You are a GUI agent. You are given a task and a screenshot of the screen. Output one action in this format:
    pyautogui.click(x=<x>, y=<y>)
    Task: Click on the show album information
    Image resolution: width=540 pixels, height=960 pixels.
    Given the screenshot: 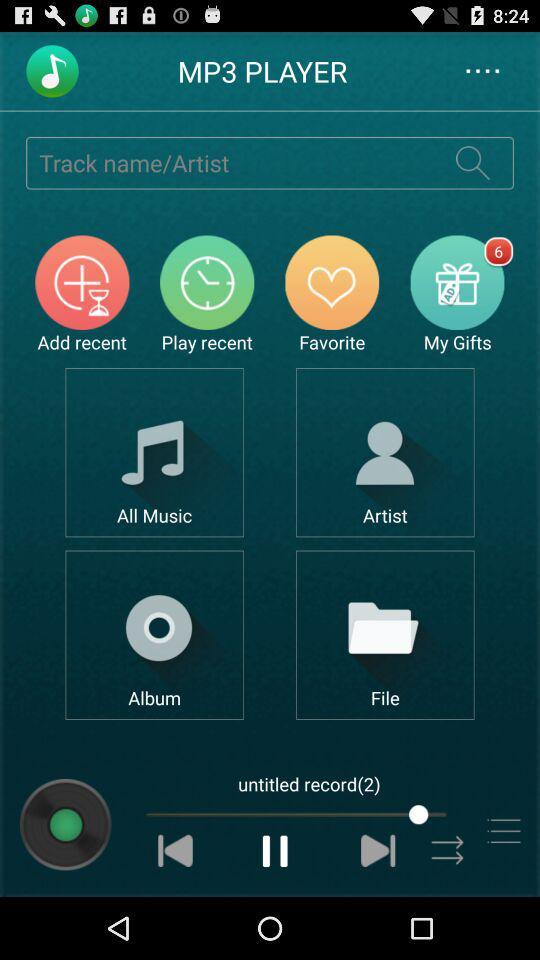 What is the action you would take?
    pyautogui.click(x=65, y=824)
    